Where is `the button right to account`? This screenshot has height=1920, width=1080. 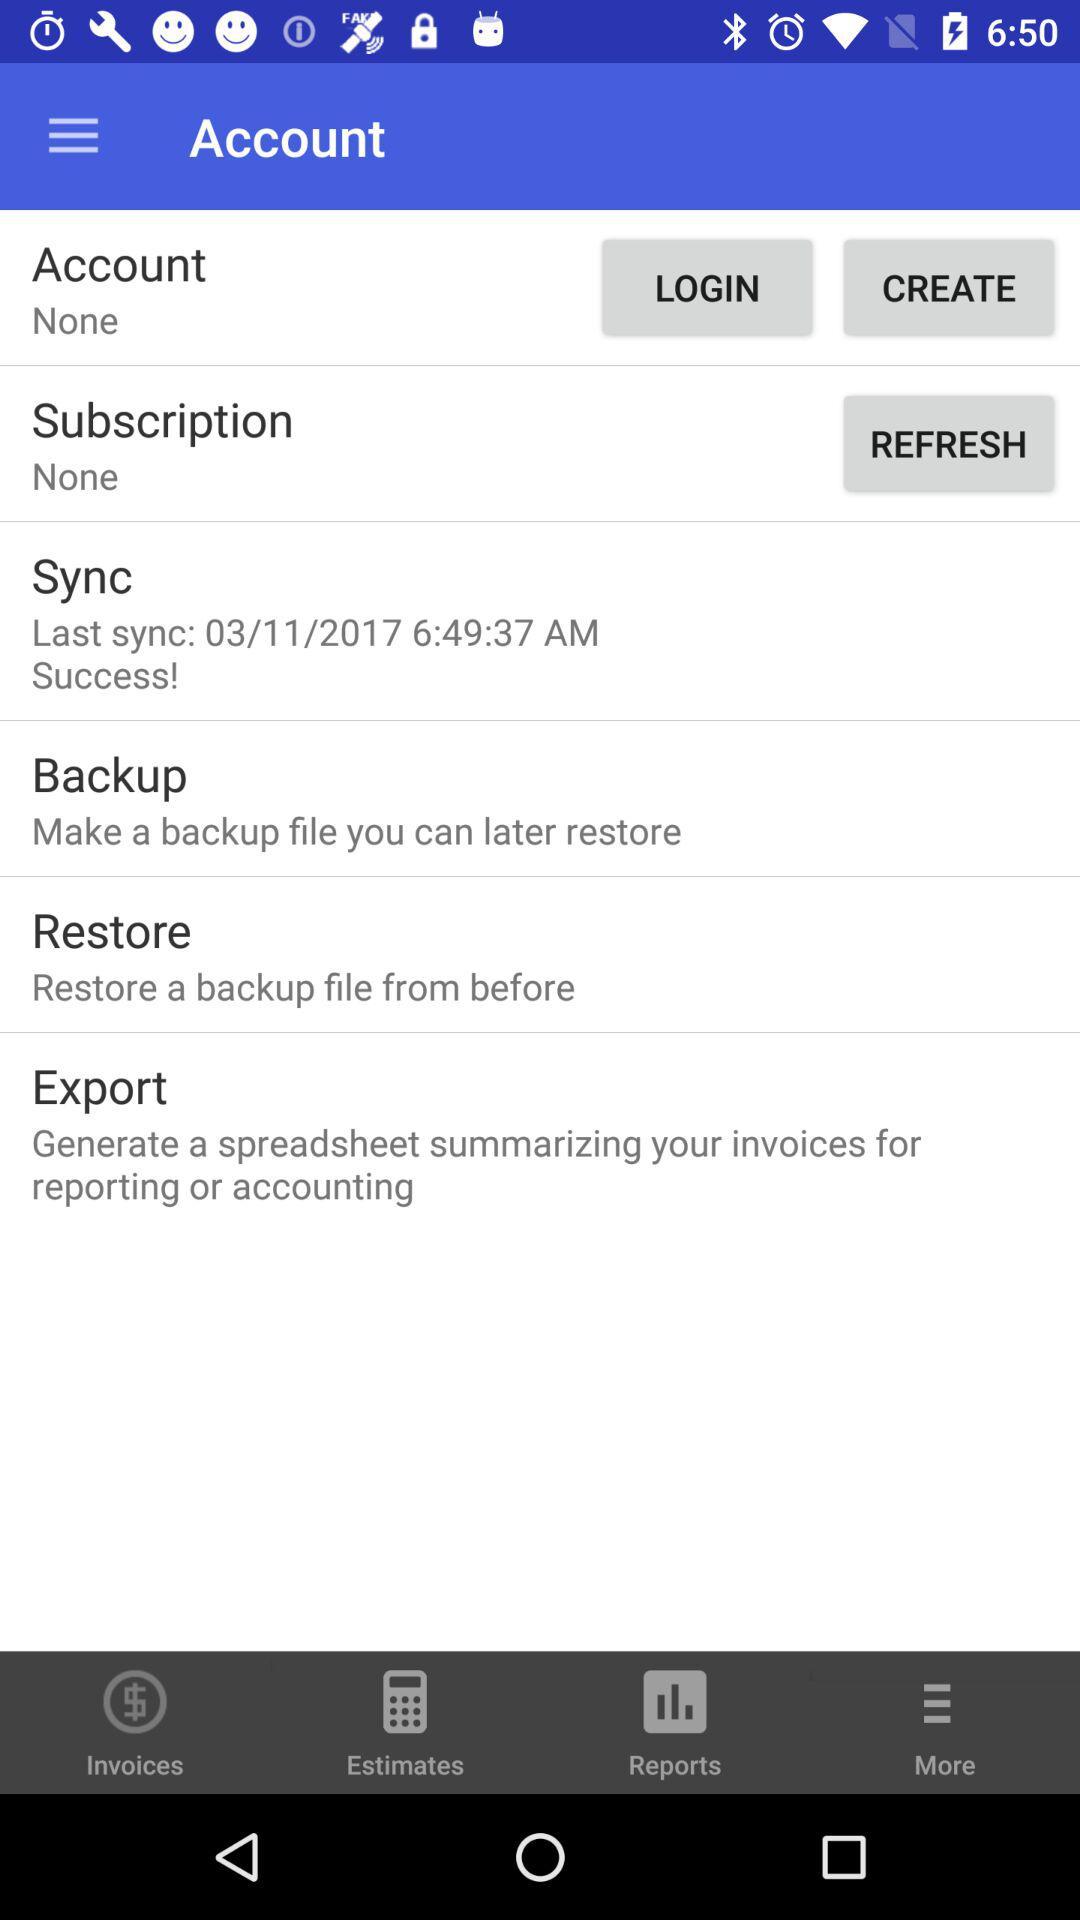 the button right to account is located at coordinates (706, 286).